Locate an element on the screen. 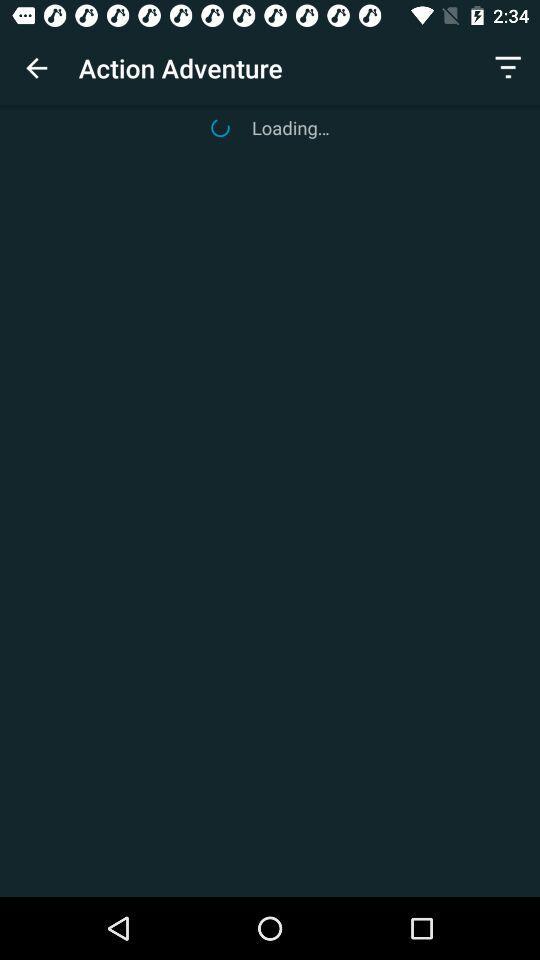 Image resolution: width=540 pixels, height=960 pixels. the item to the left of action adventure item is located at coordinates (36, 68).